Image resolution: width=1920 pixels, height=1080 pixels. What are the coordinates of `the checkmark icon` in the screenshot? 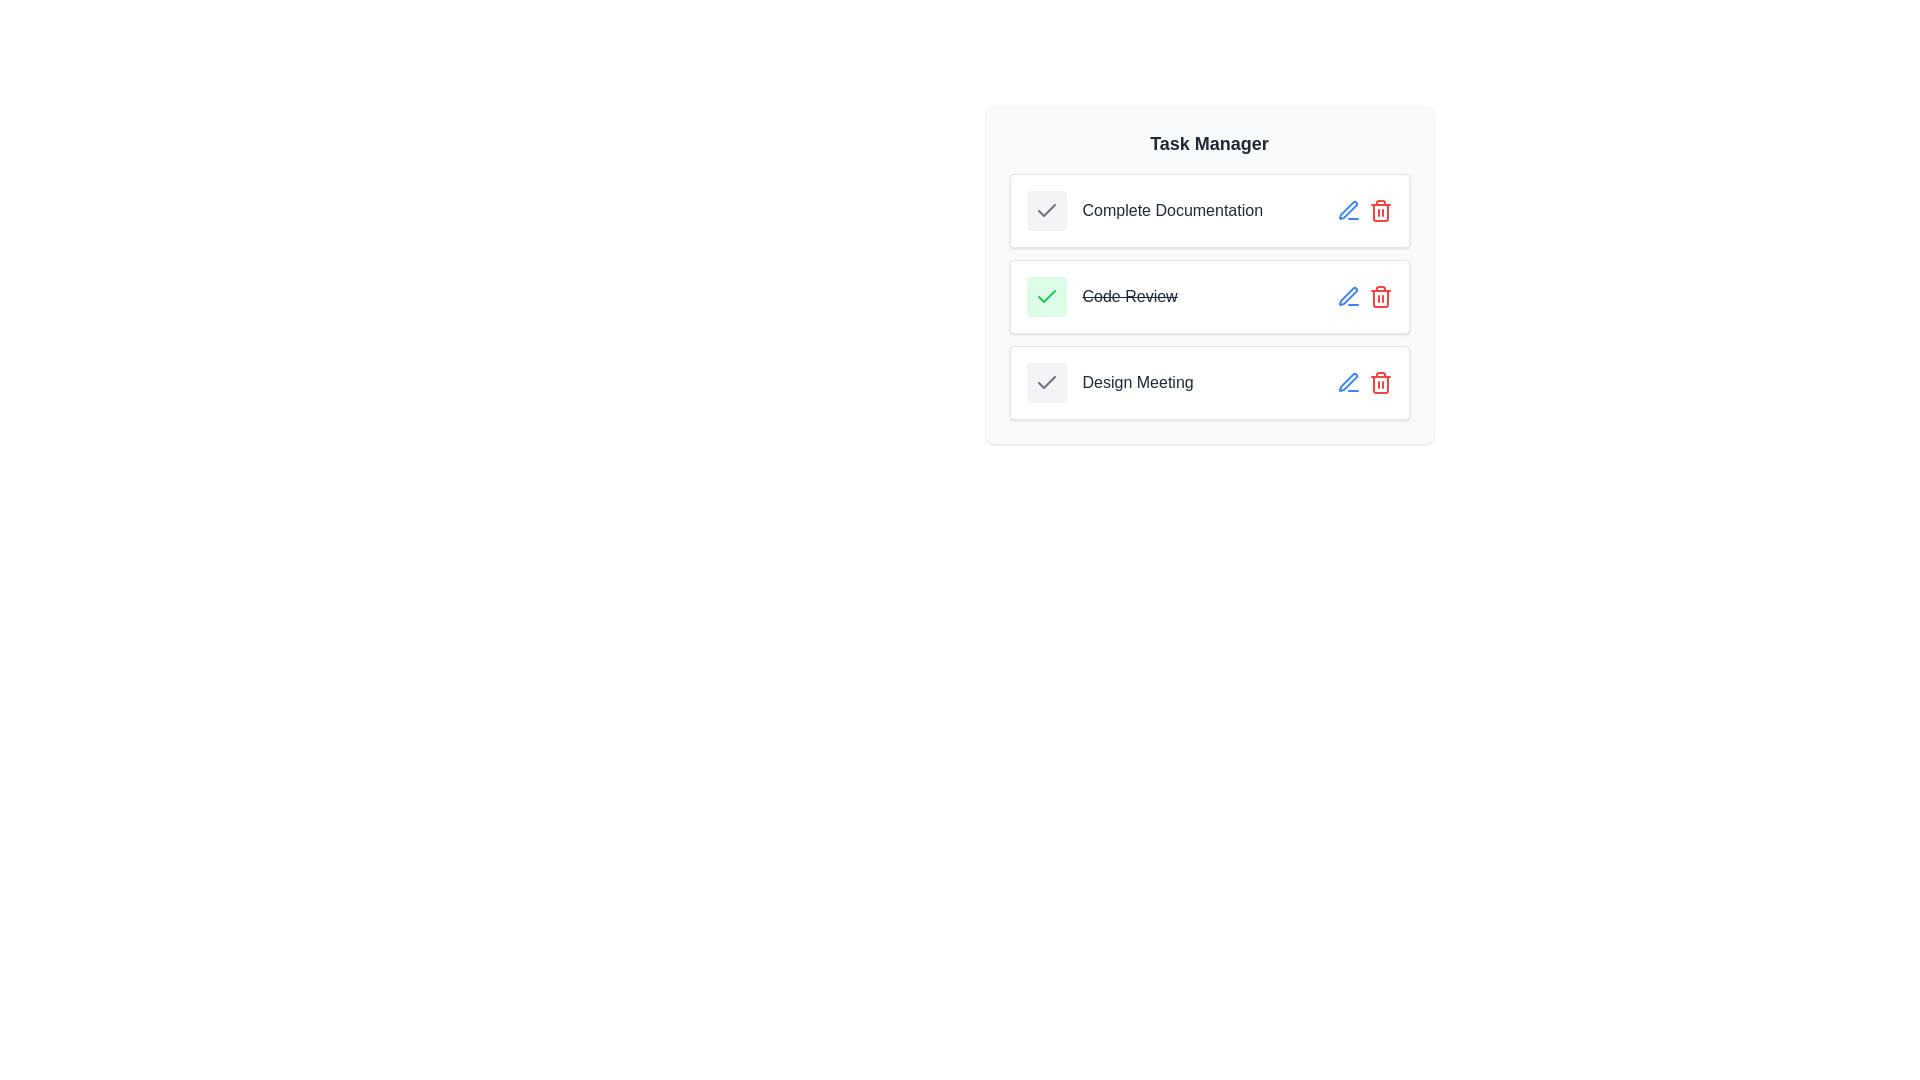 It's located at (1045, 297).